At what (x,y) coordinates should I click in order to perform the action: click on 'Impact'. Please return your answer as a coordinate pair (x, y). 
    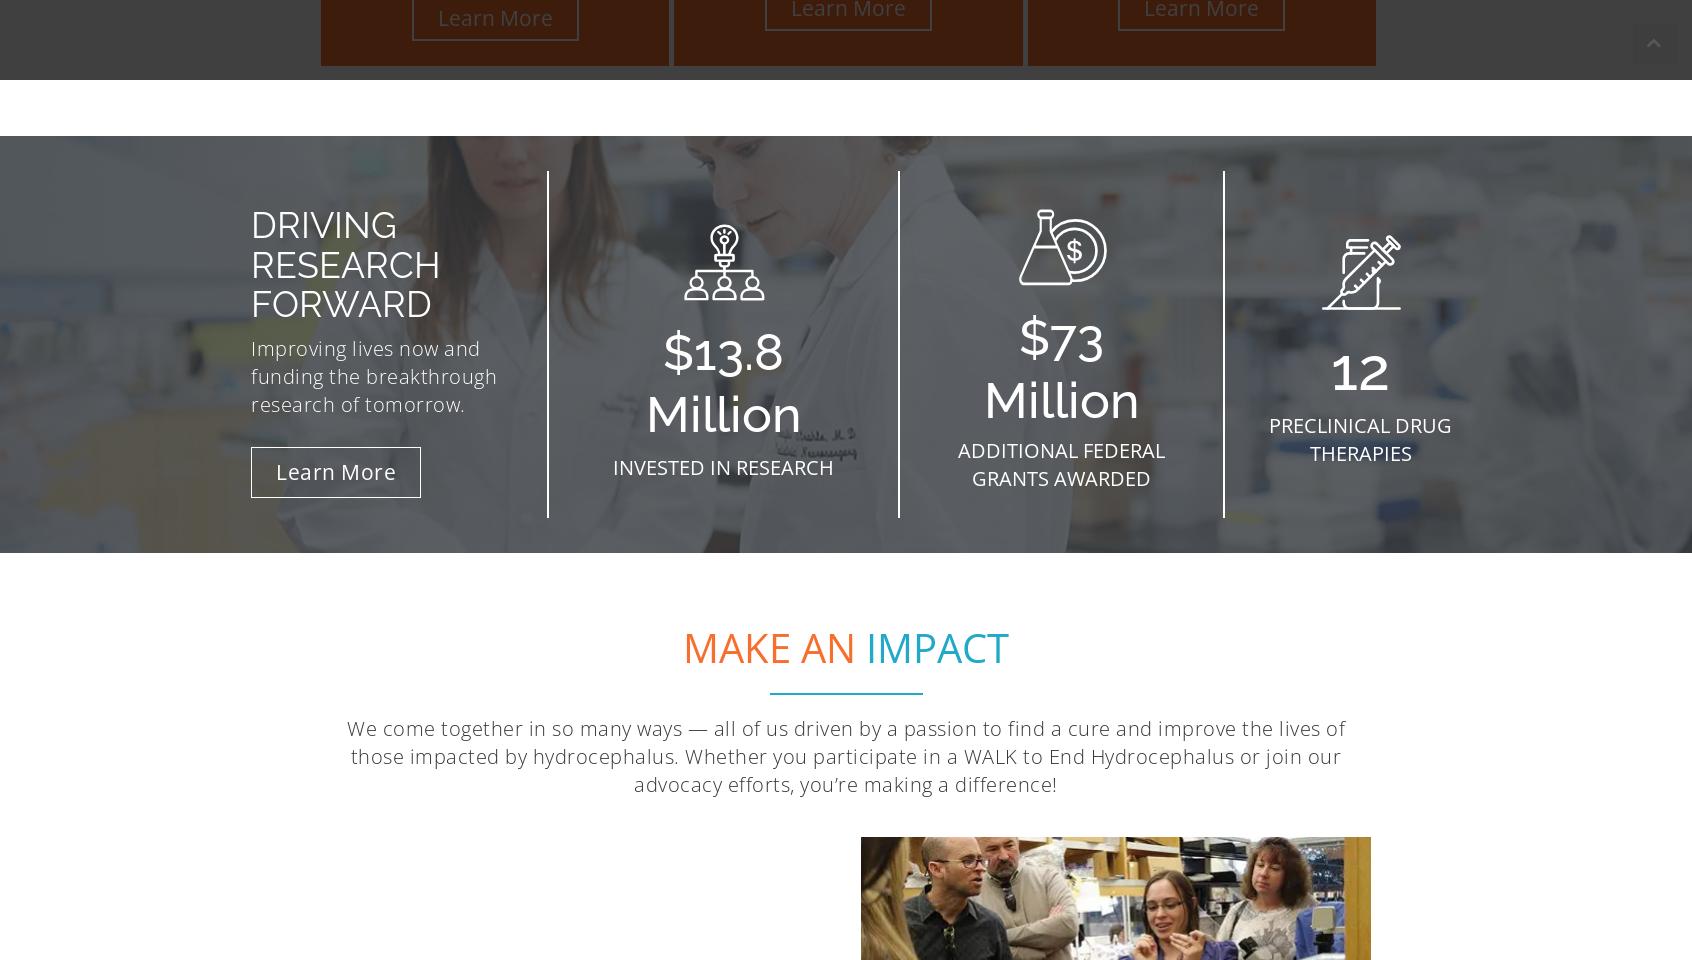
    Looking at the image, I should click on (937, 645).